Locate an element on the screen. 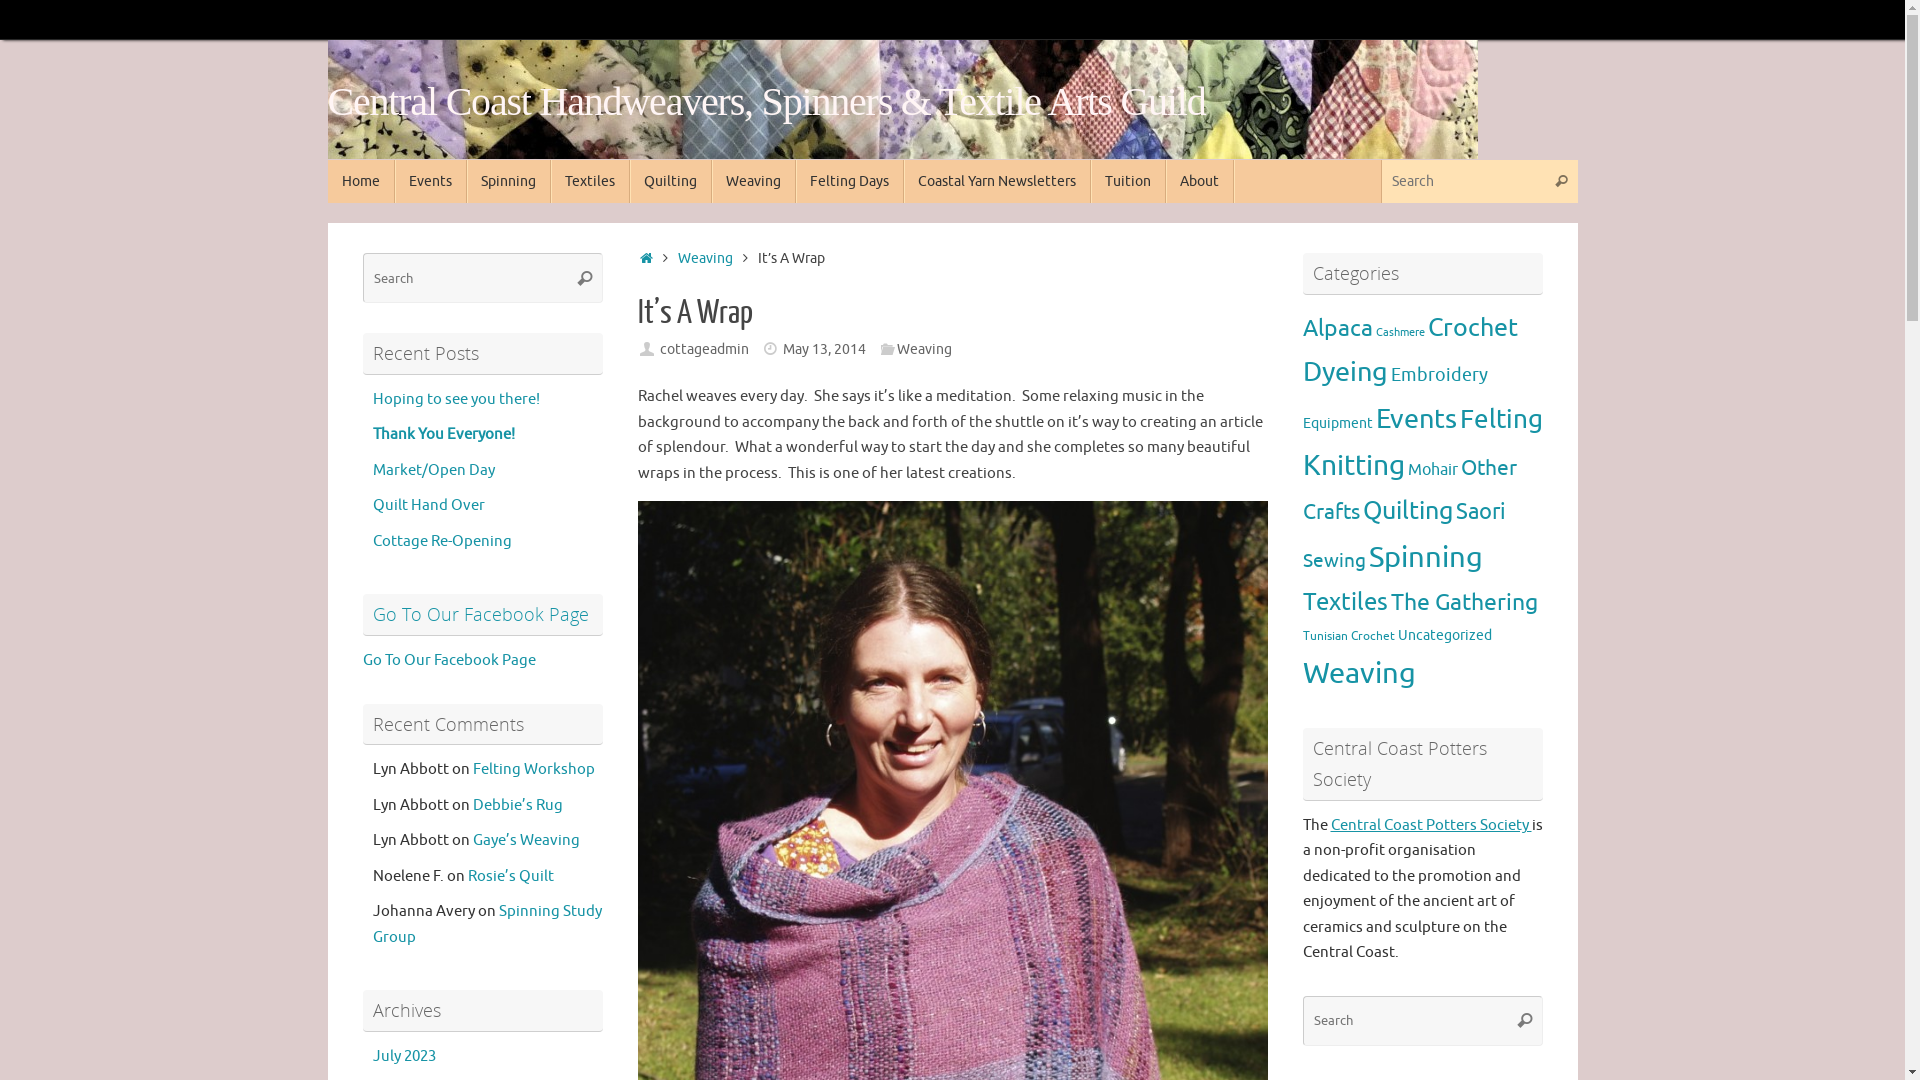  'Central Coast Potters Society' is located at coordinates (1429, 825).